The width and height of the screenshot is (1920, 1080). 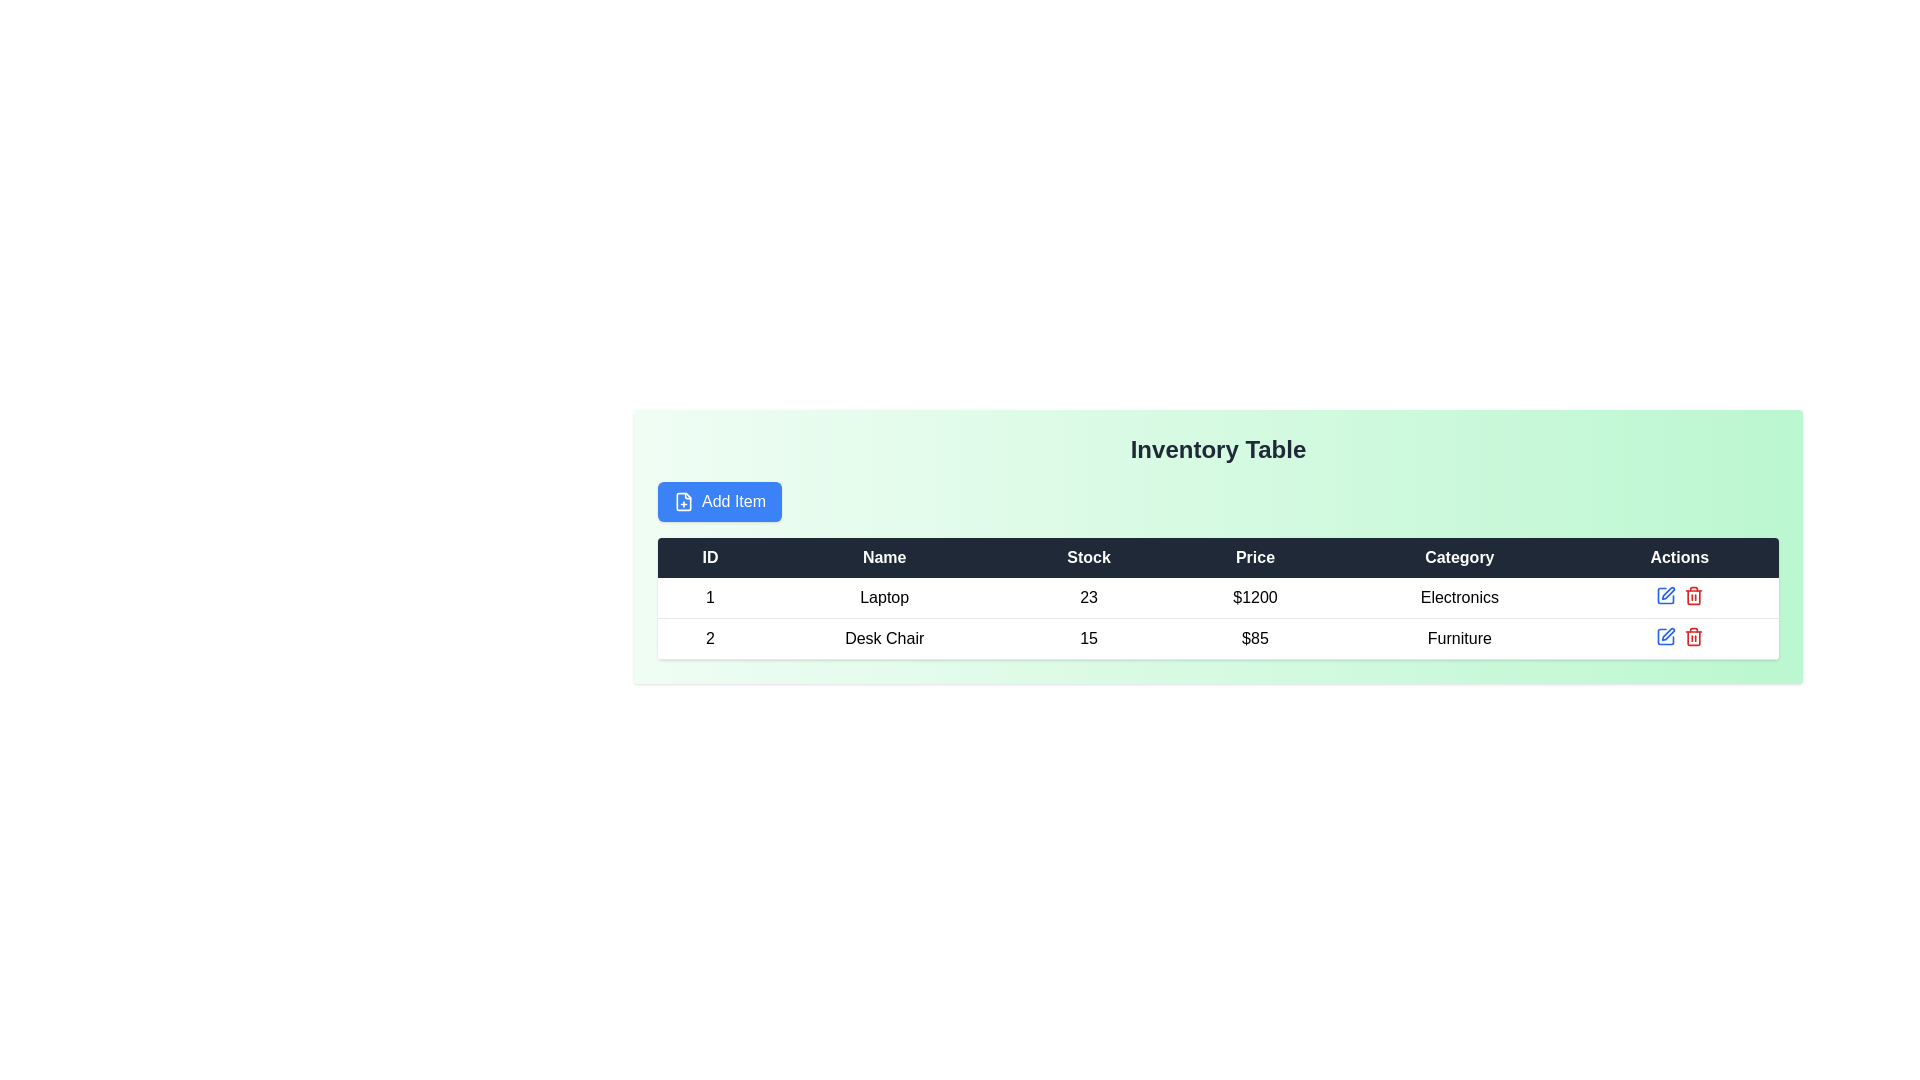 I want to click on the 'Add Item' button located at the top left corner of the 'Inventory Table' section, so click(x=720, y=500).